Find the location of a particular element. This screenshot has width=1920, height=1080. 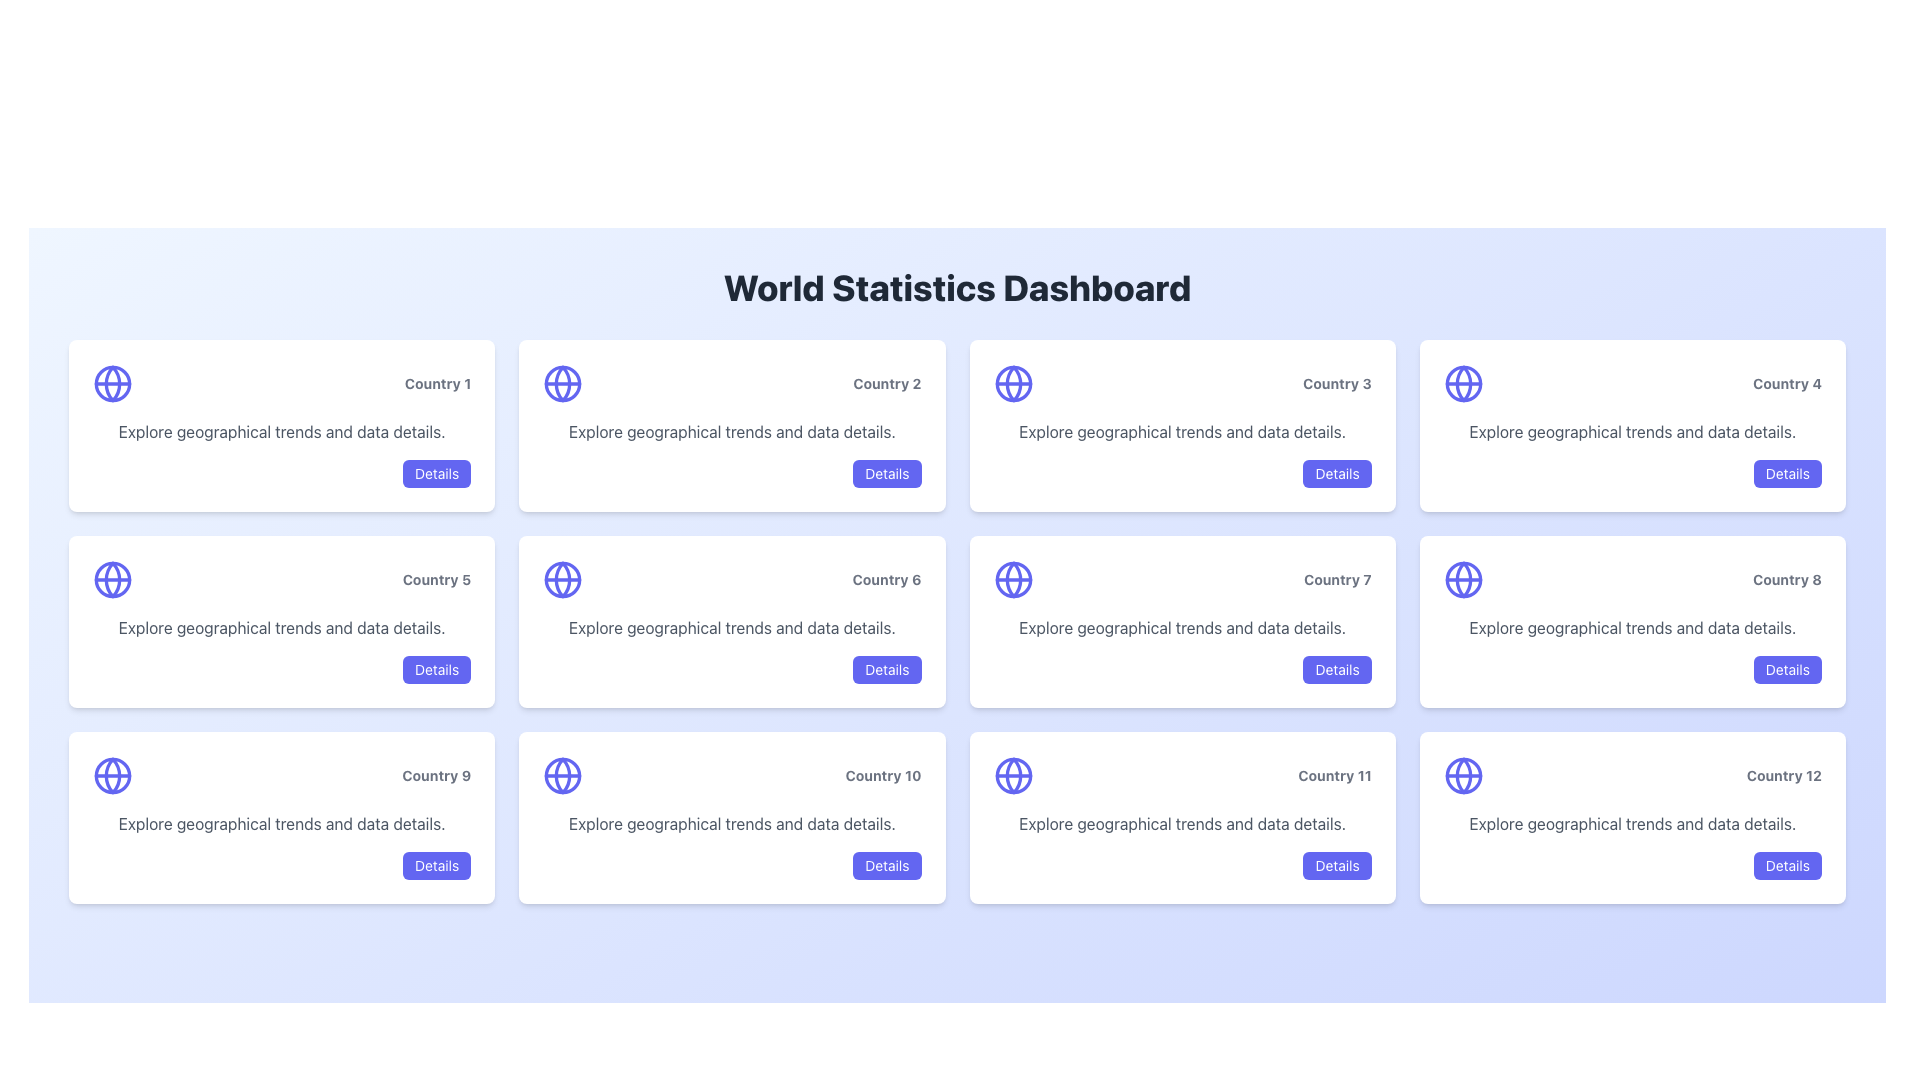

the 'Details' button located at the bottom right corner of the card labeled 'Country 12' is located at coordinates (1787, 865).